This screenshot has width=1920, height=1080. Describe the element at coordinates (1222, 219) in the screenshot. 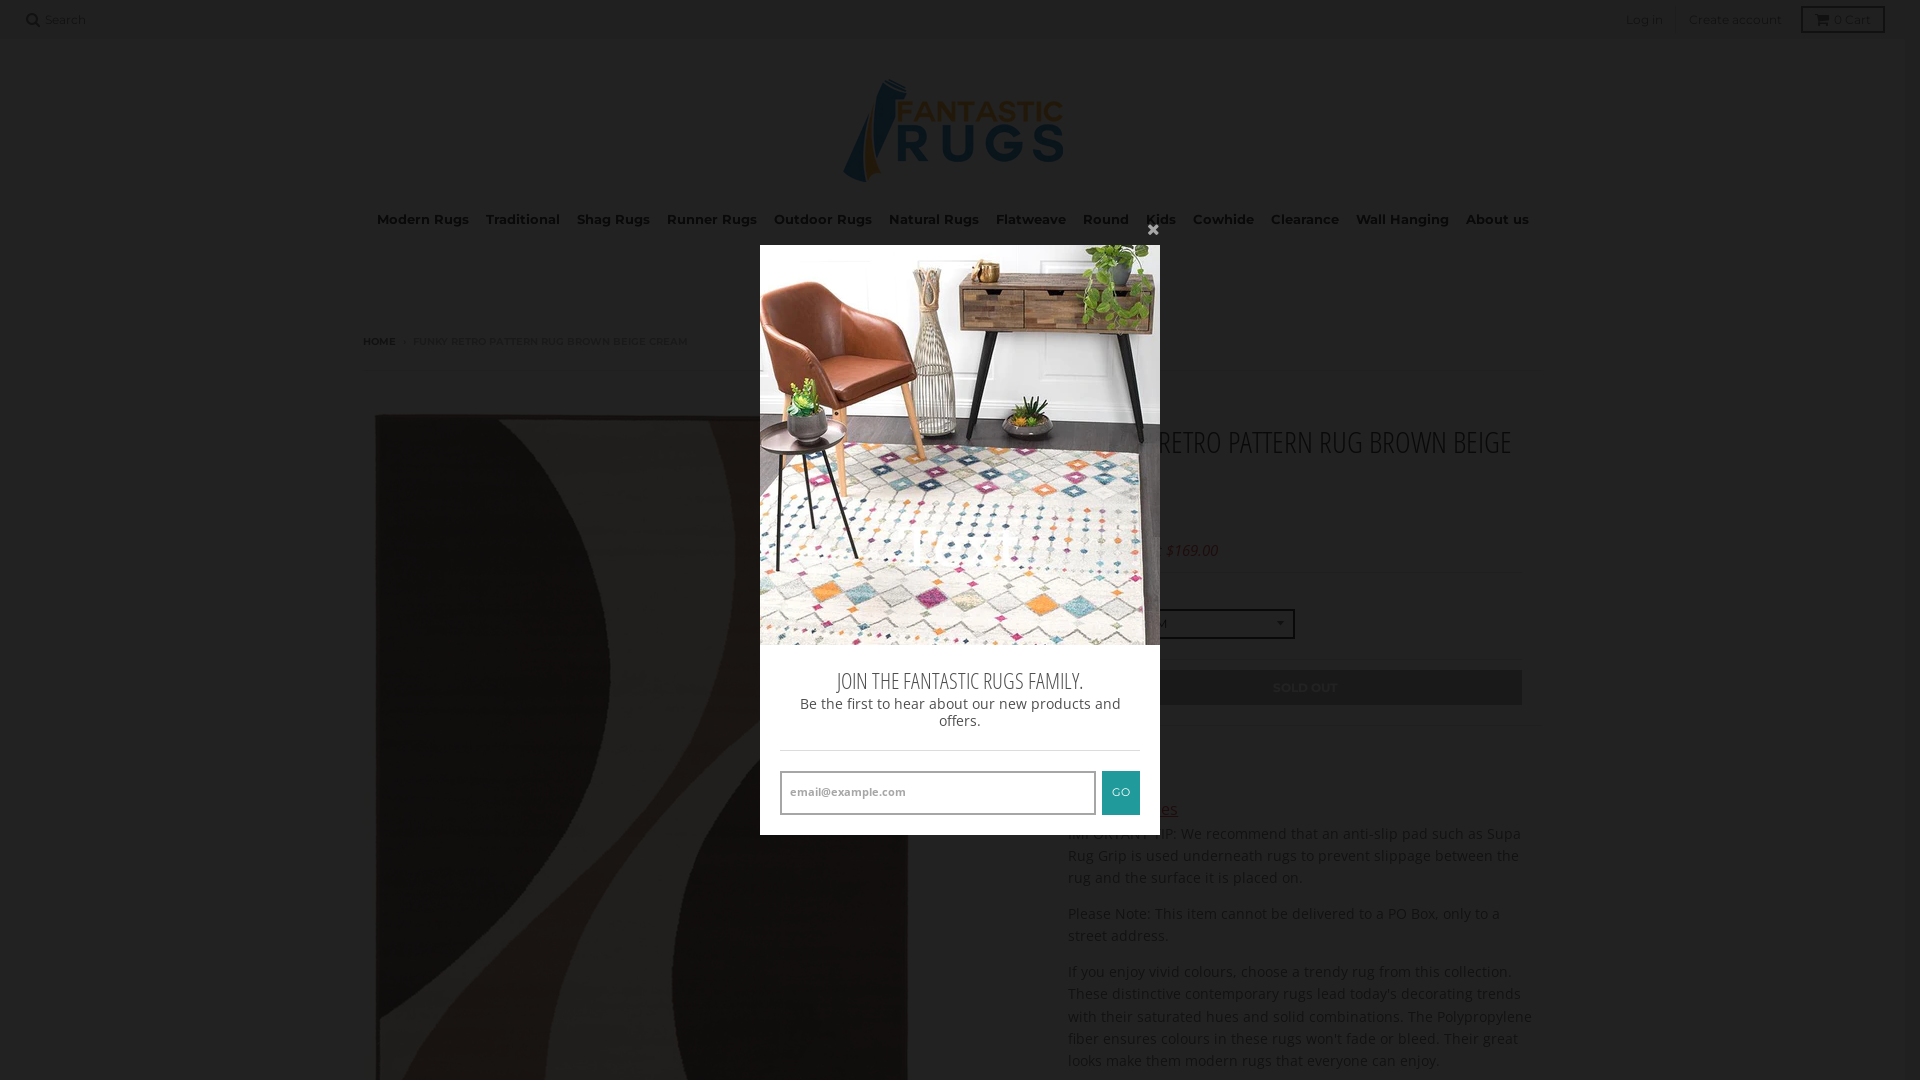

I see `'Cowhide'` at that location.